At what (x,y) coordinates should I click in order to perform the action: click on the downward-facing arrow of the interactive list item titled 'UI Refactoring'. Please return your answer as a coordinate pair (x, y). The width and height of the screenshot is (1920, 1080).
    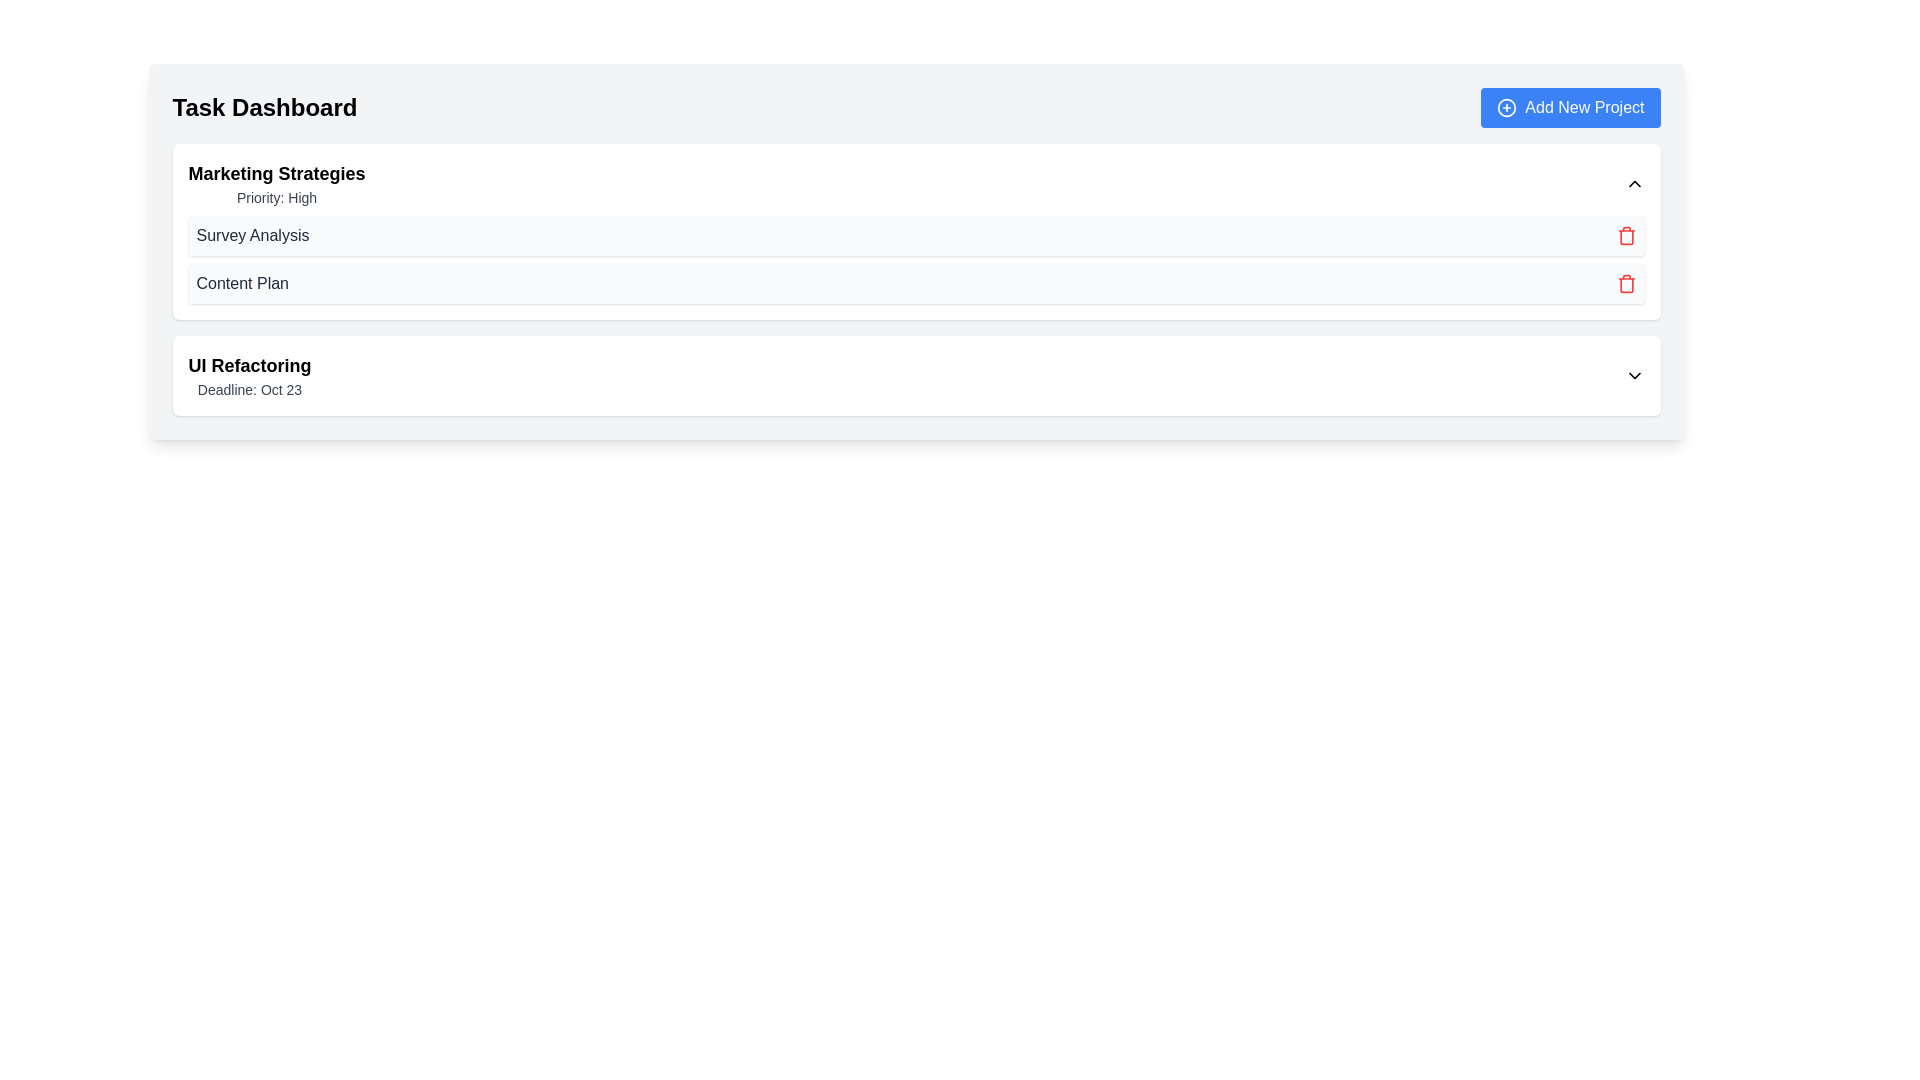
    Looking at the image, I should click on (915, 375).